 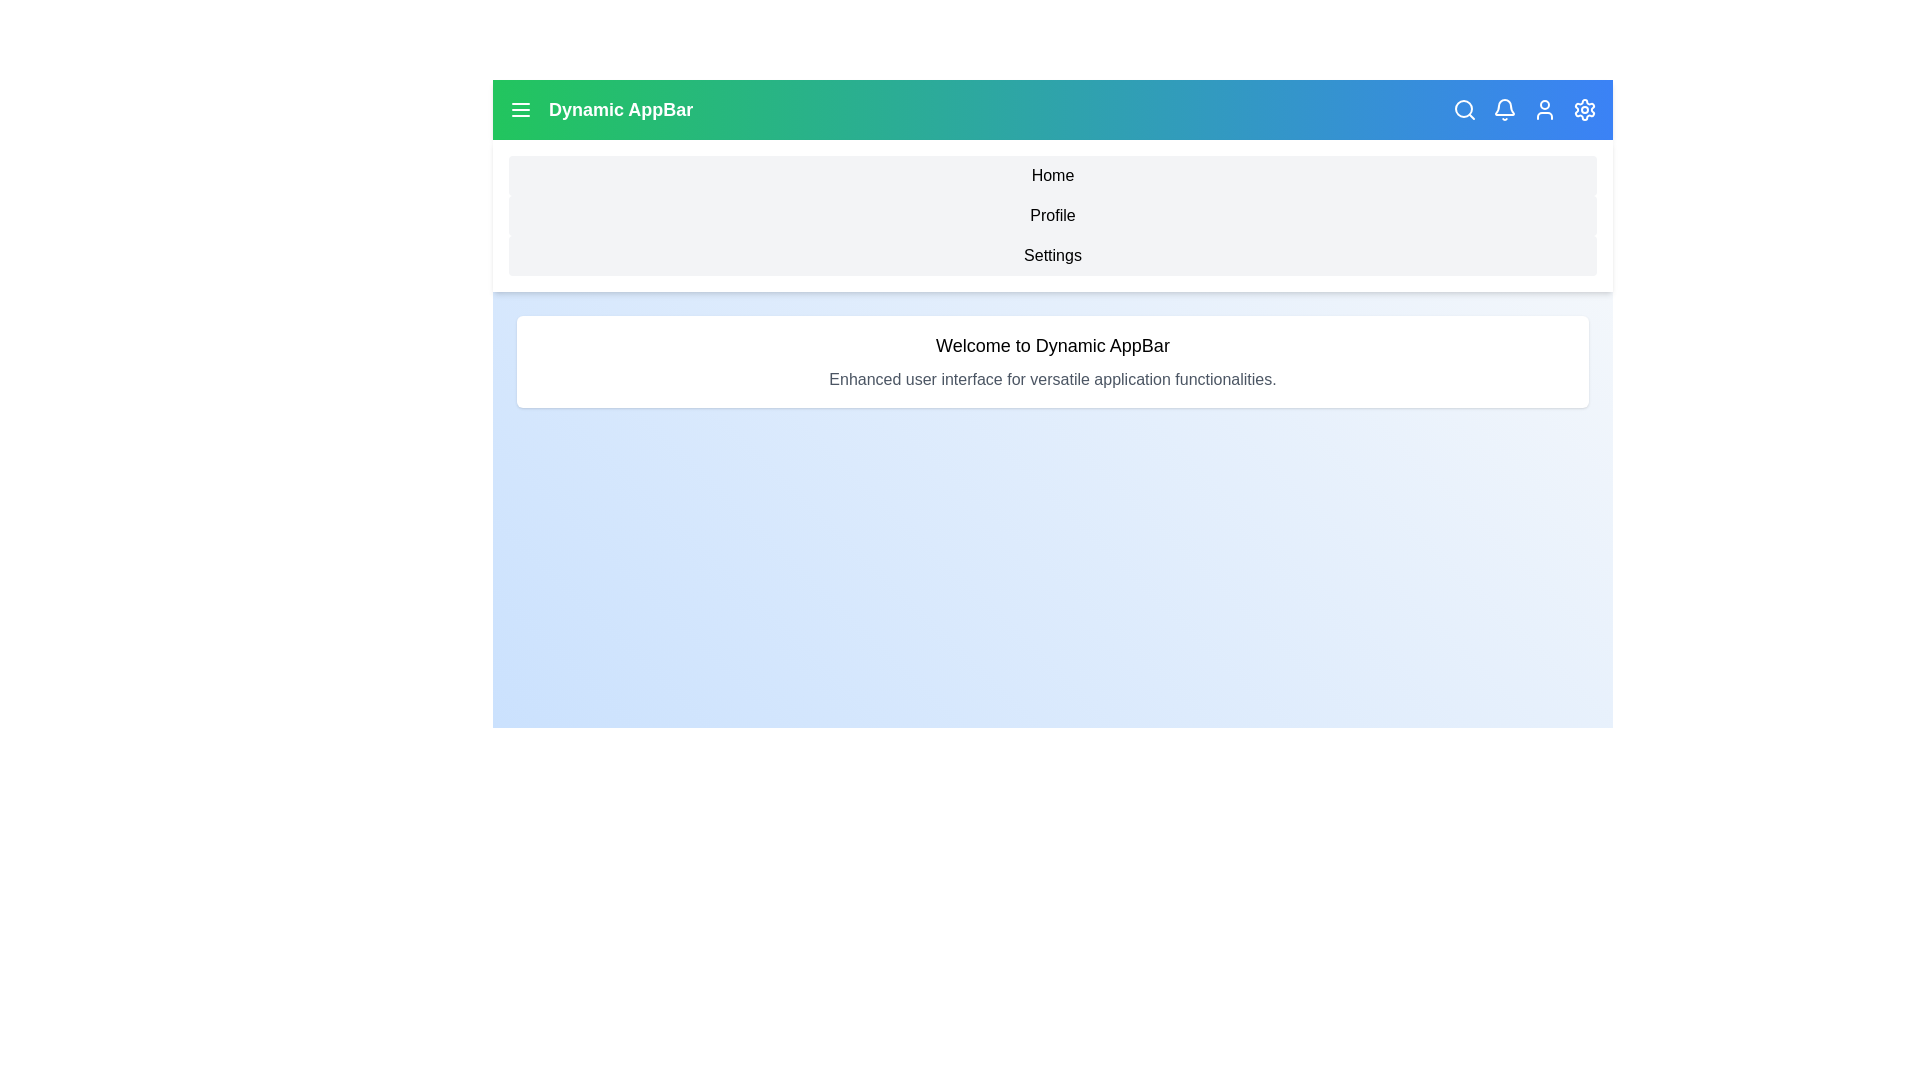 I want to click on the user icon in the app bar, so click(x=1544, y=110).